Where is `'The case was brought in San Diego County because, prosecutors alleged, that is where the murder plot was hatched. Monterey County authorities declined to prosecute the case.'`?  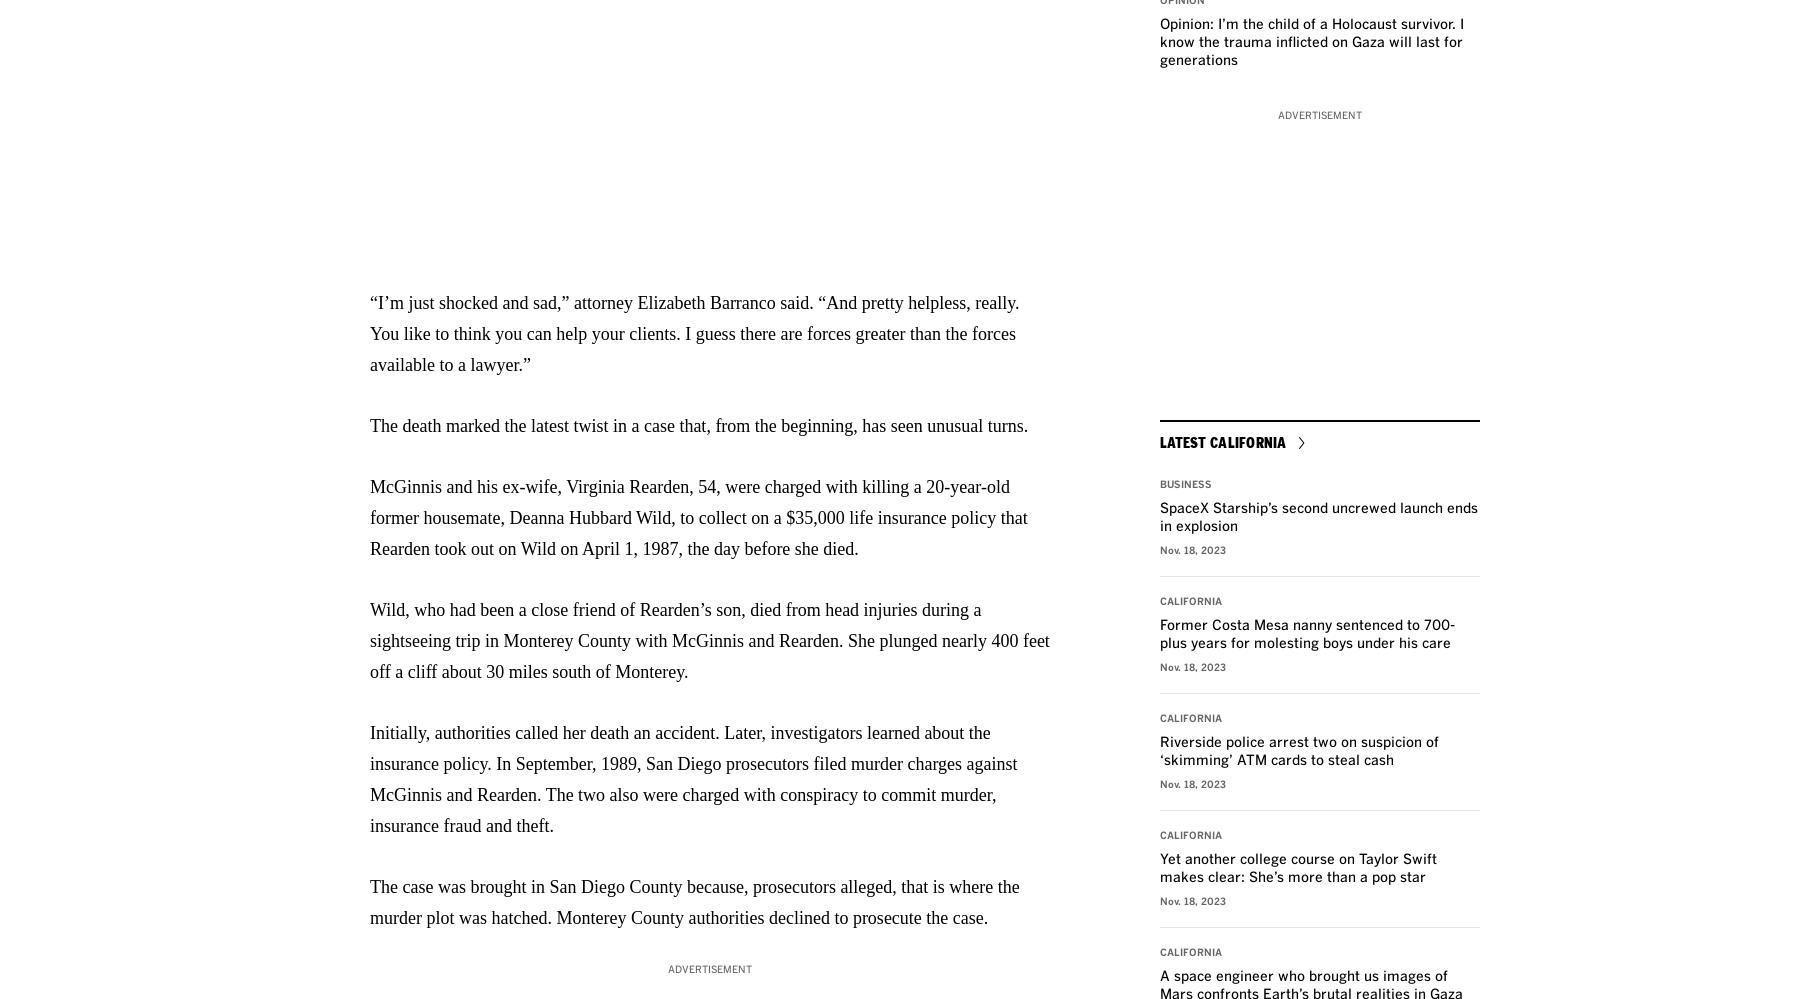 'The case was brought in San Diego County because, prosecutors alleged, that is where the murder plot was hatched. Monterey County authorities declined to prosecute the case.' is located at coordinates (693, 902).